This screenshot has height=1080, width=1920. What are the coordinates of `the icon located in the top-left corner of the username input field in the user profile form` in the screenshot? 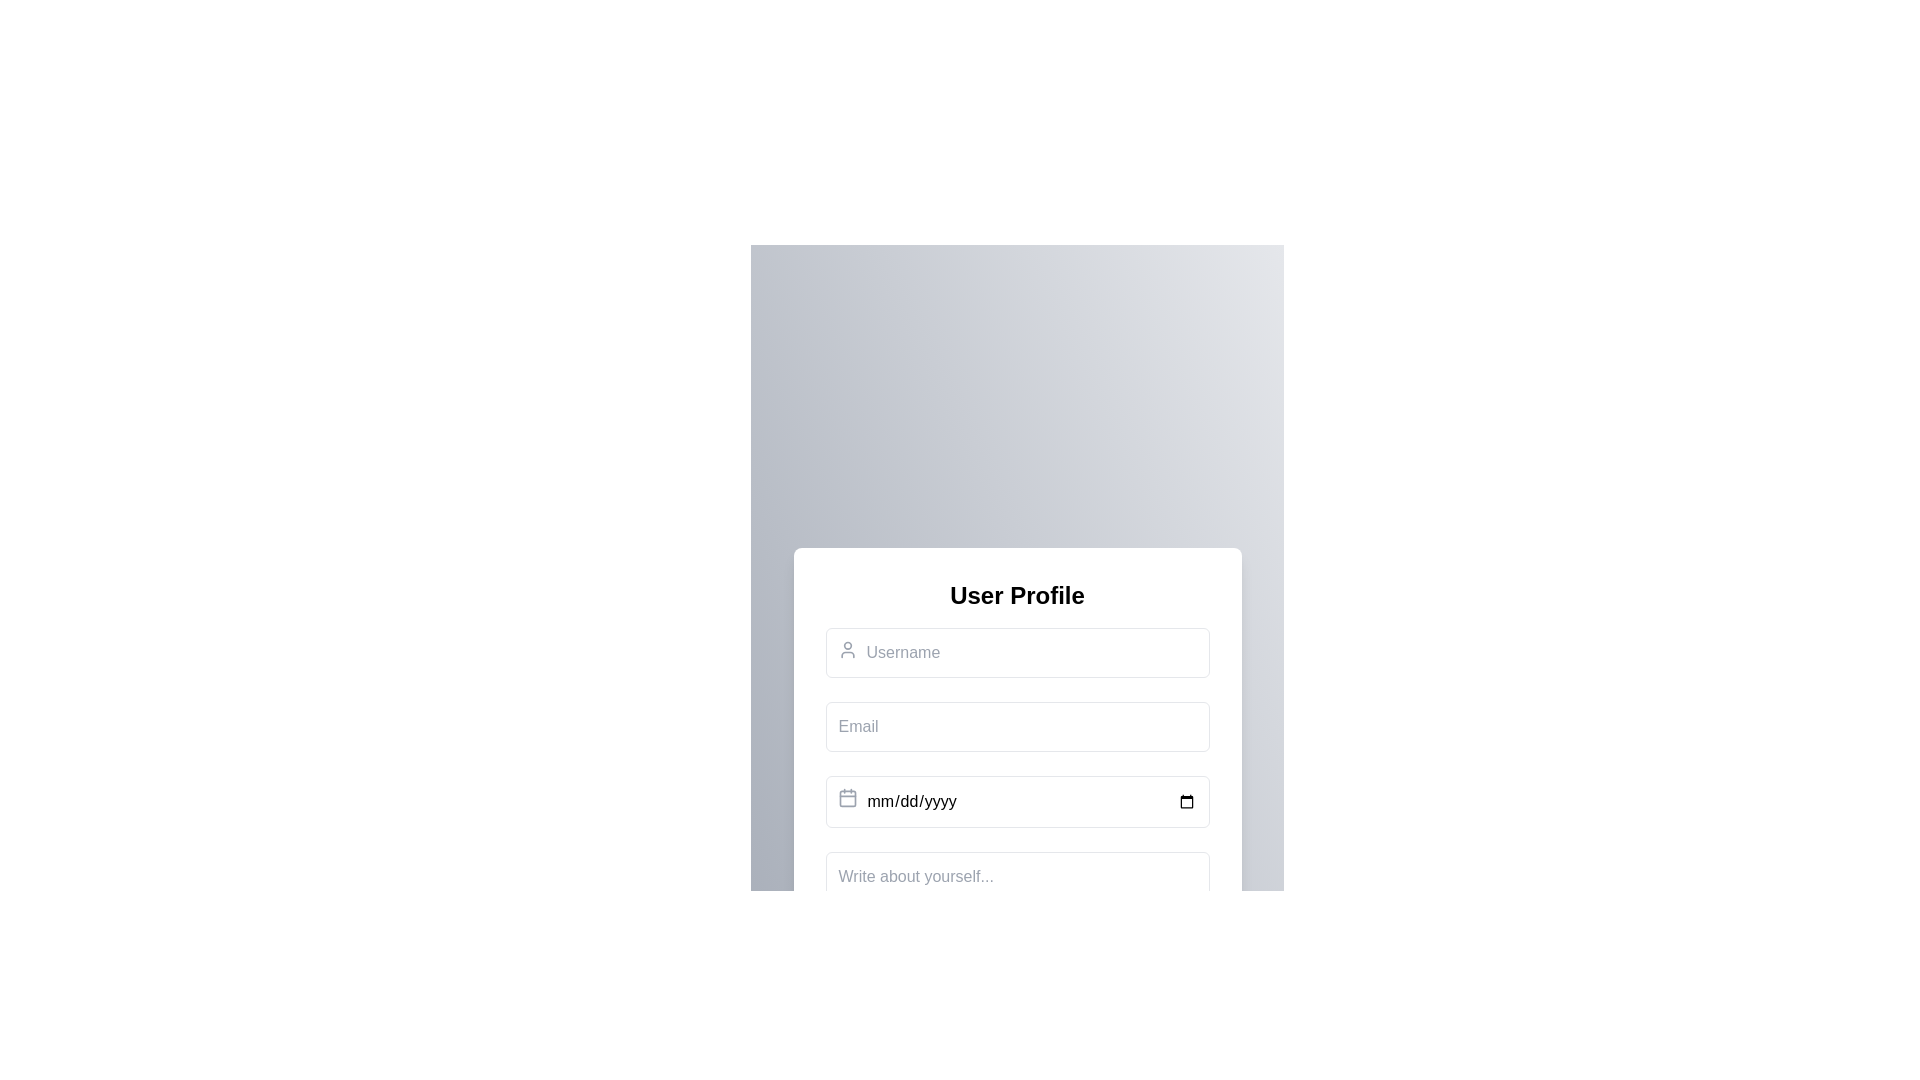 It's located at (847, 650).